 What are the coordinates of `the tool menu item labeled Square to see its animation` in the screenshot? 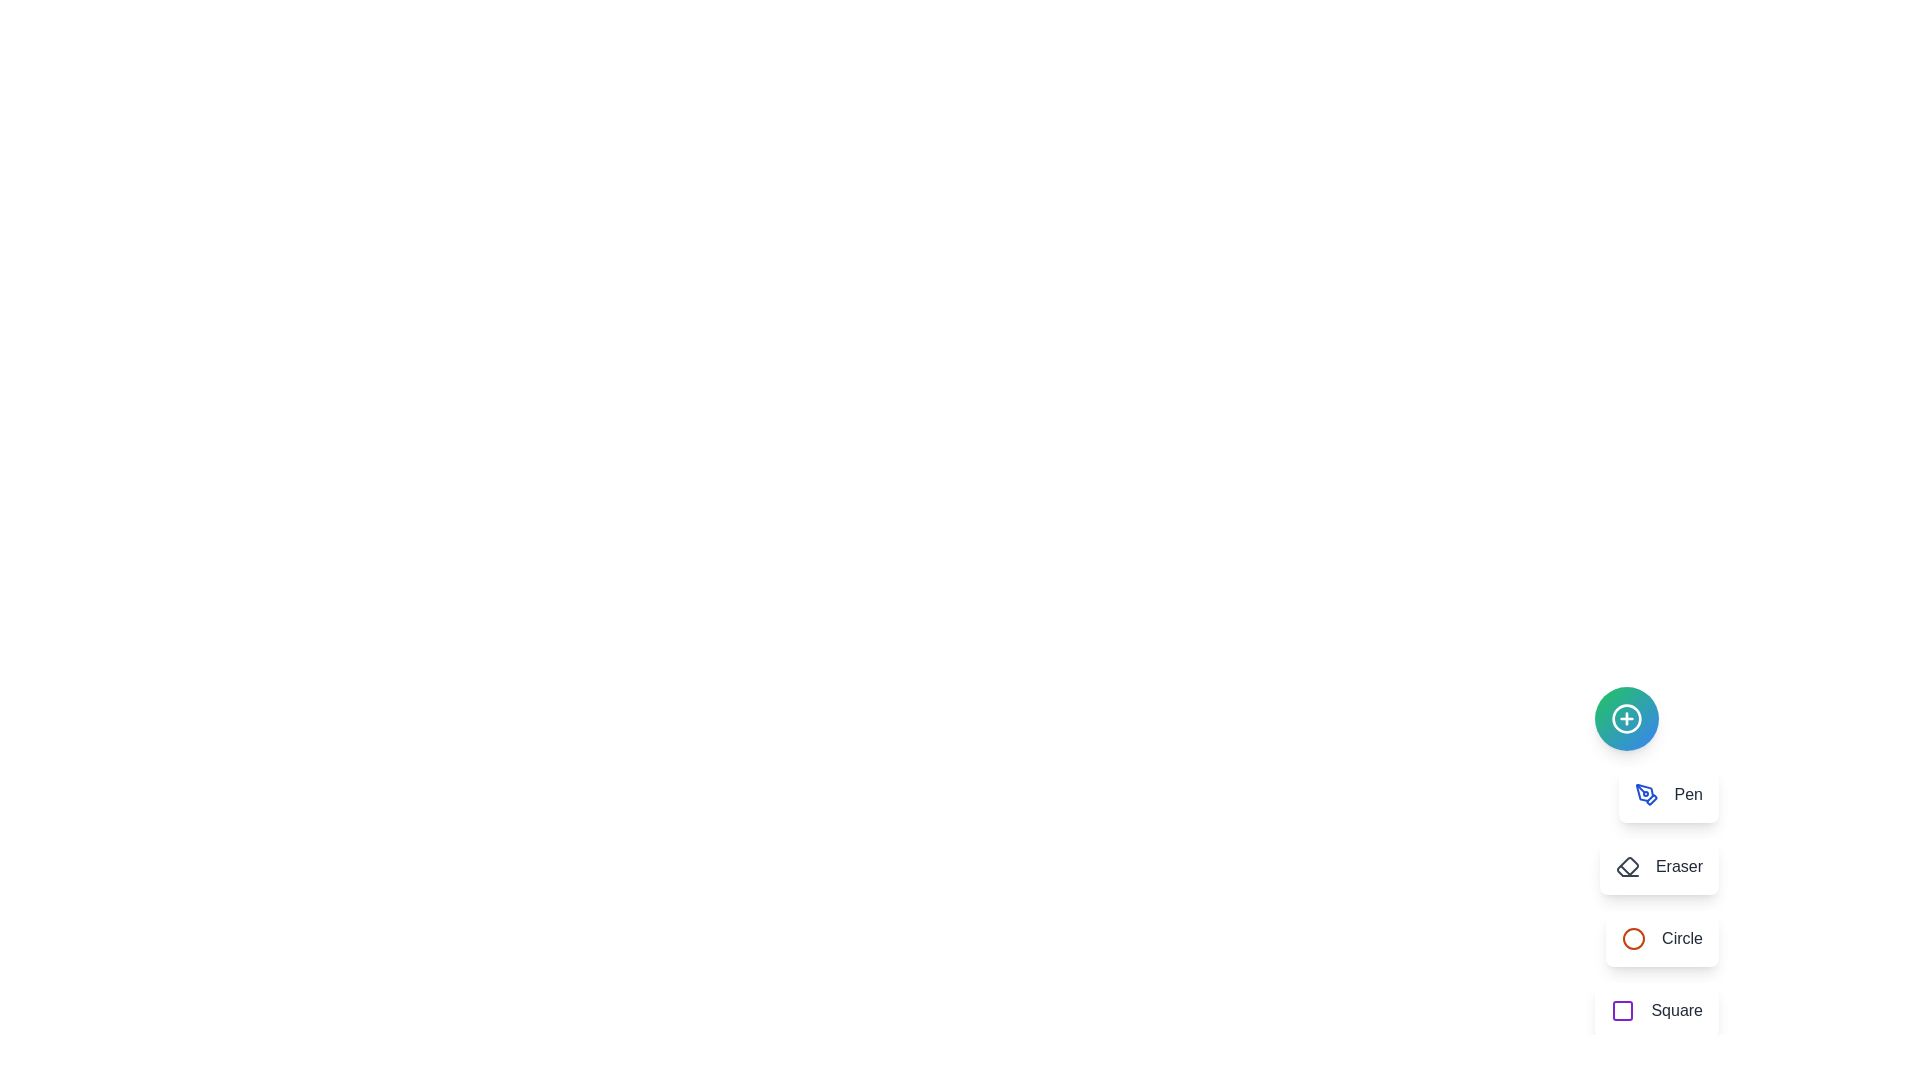 It's located at (1656, 1010).